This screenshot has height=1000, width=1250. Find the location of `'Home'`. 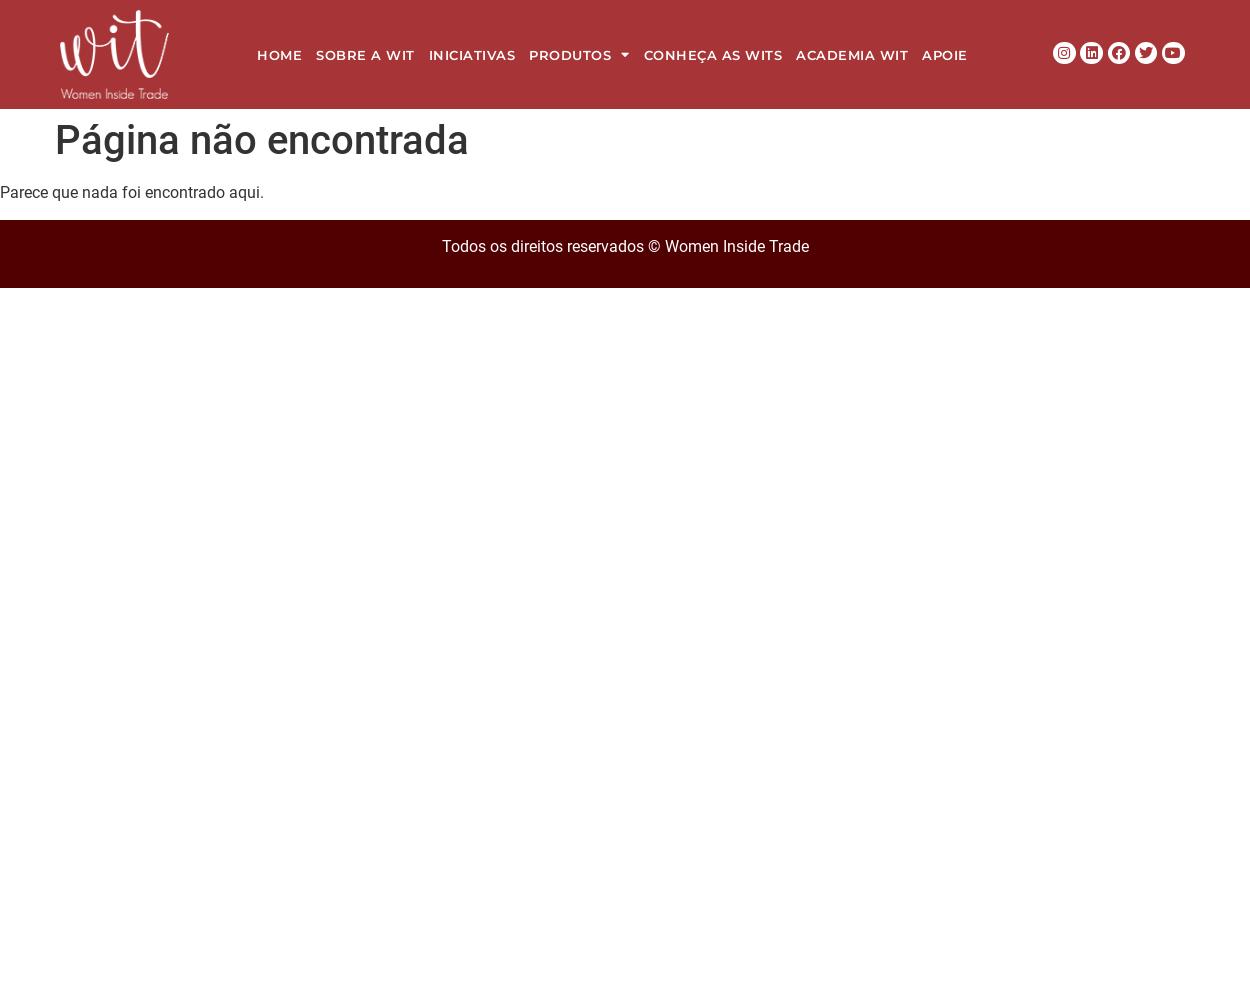

'Home' is located at coordinates (279, 54).